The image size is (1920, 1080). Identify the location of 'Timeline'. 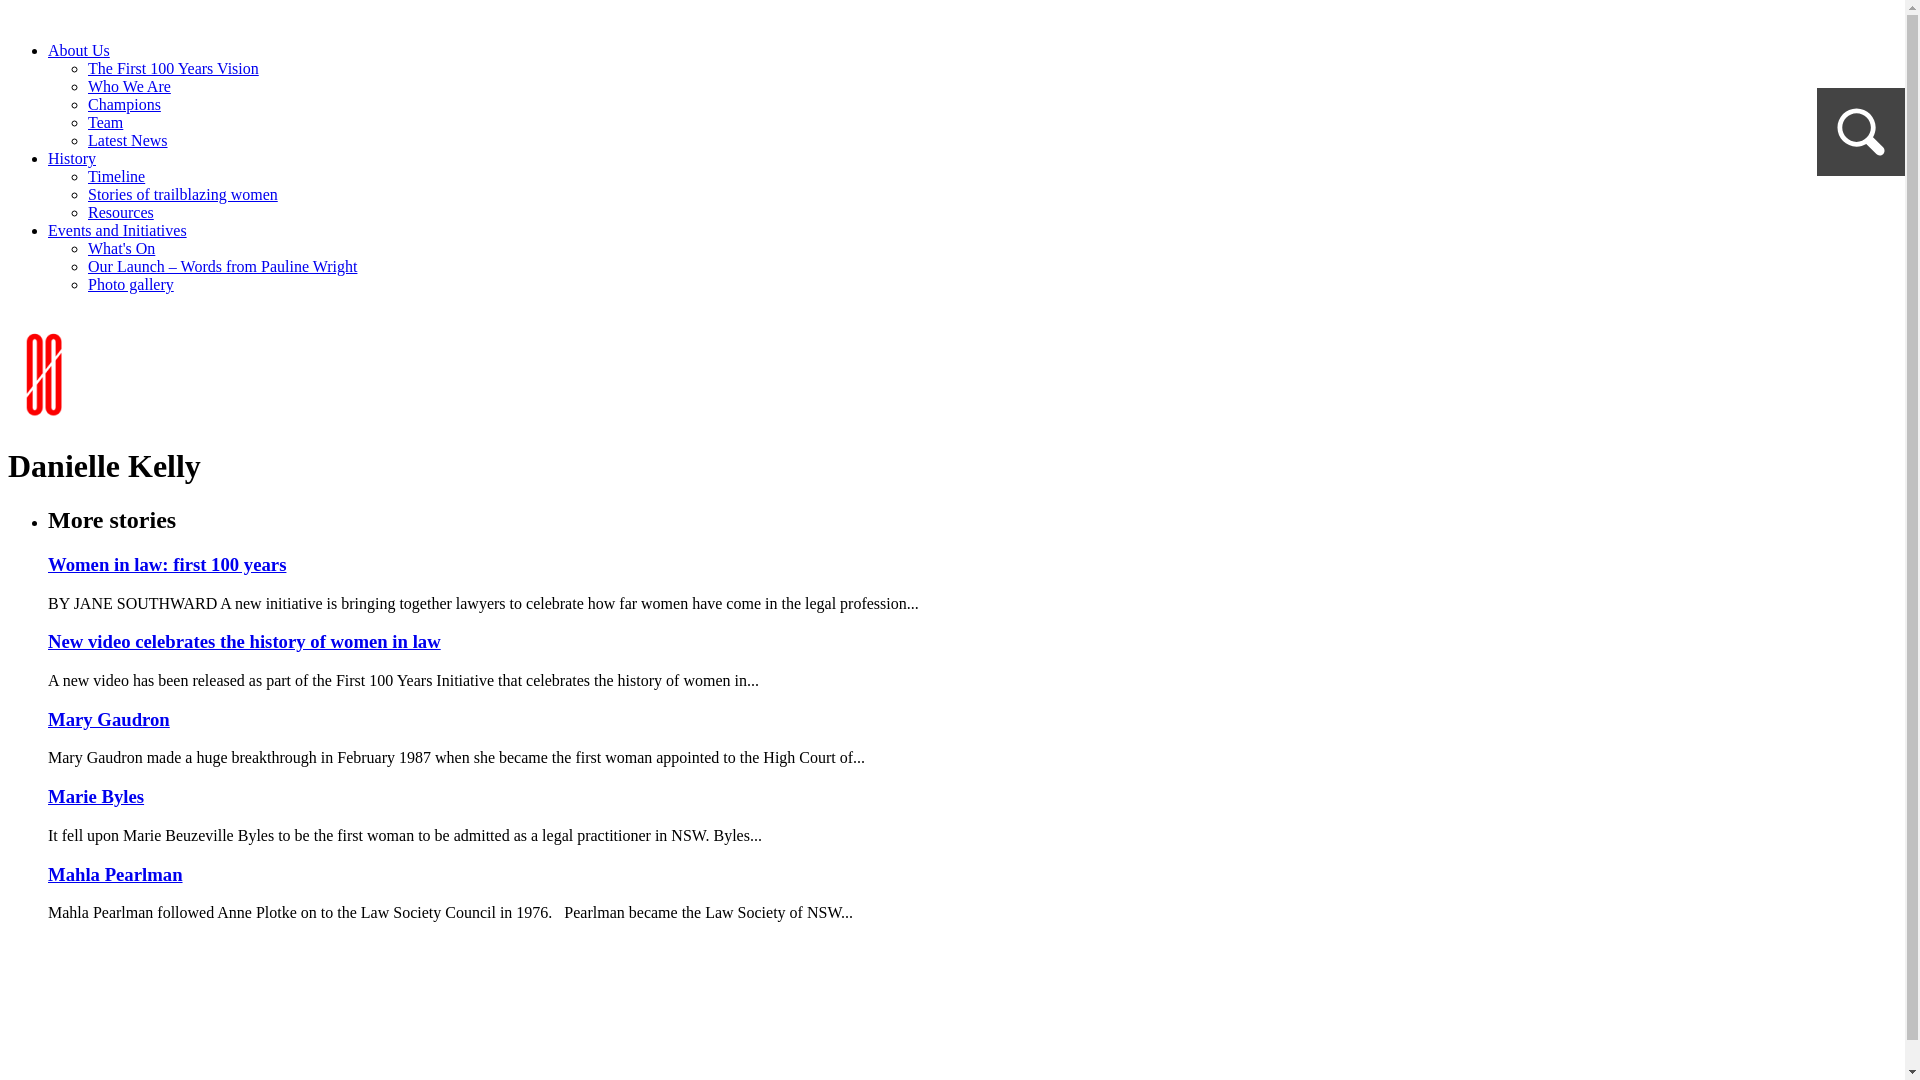
(115, 175).